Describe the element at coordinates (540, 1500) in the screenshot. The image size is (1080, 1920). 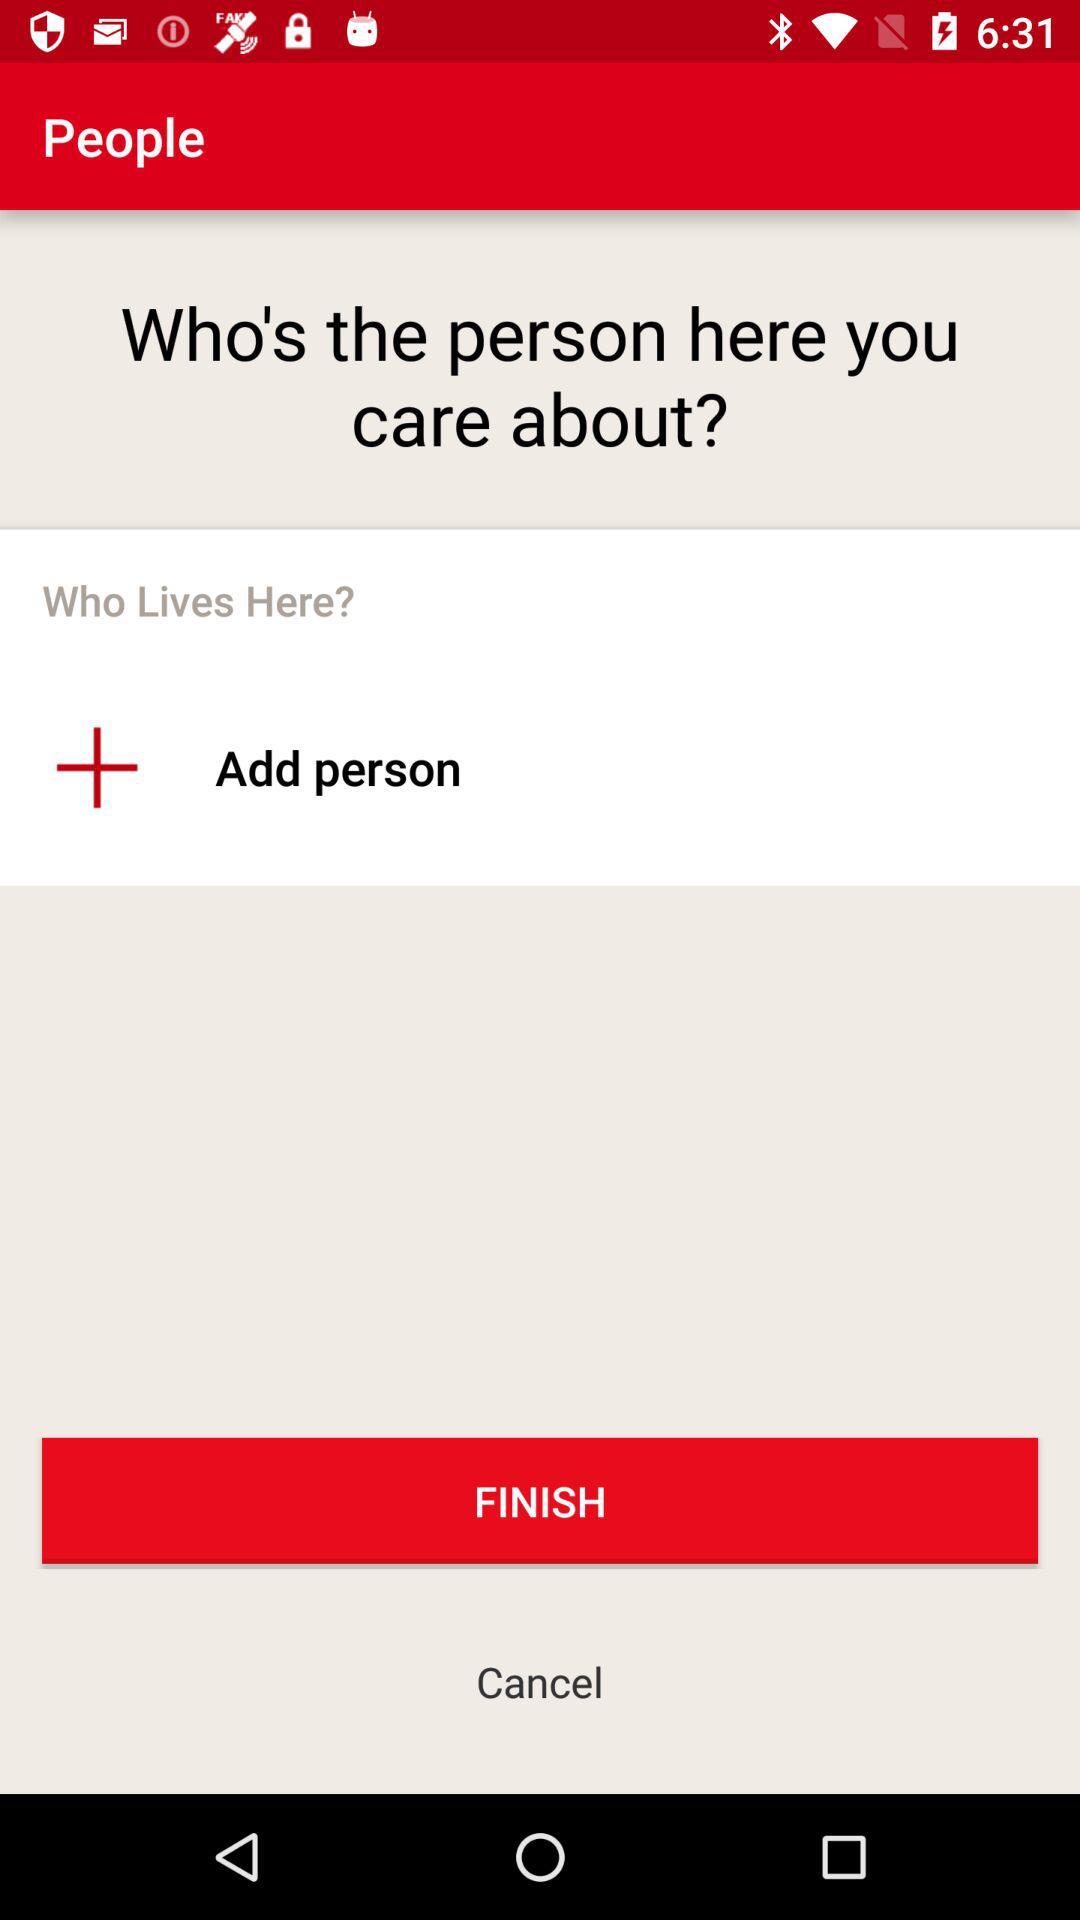
I see `finish` at that location.